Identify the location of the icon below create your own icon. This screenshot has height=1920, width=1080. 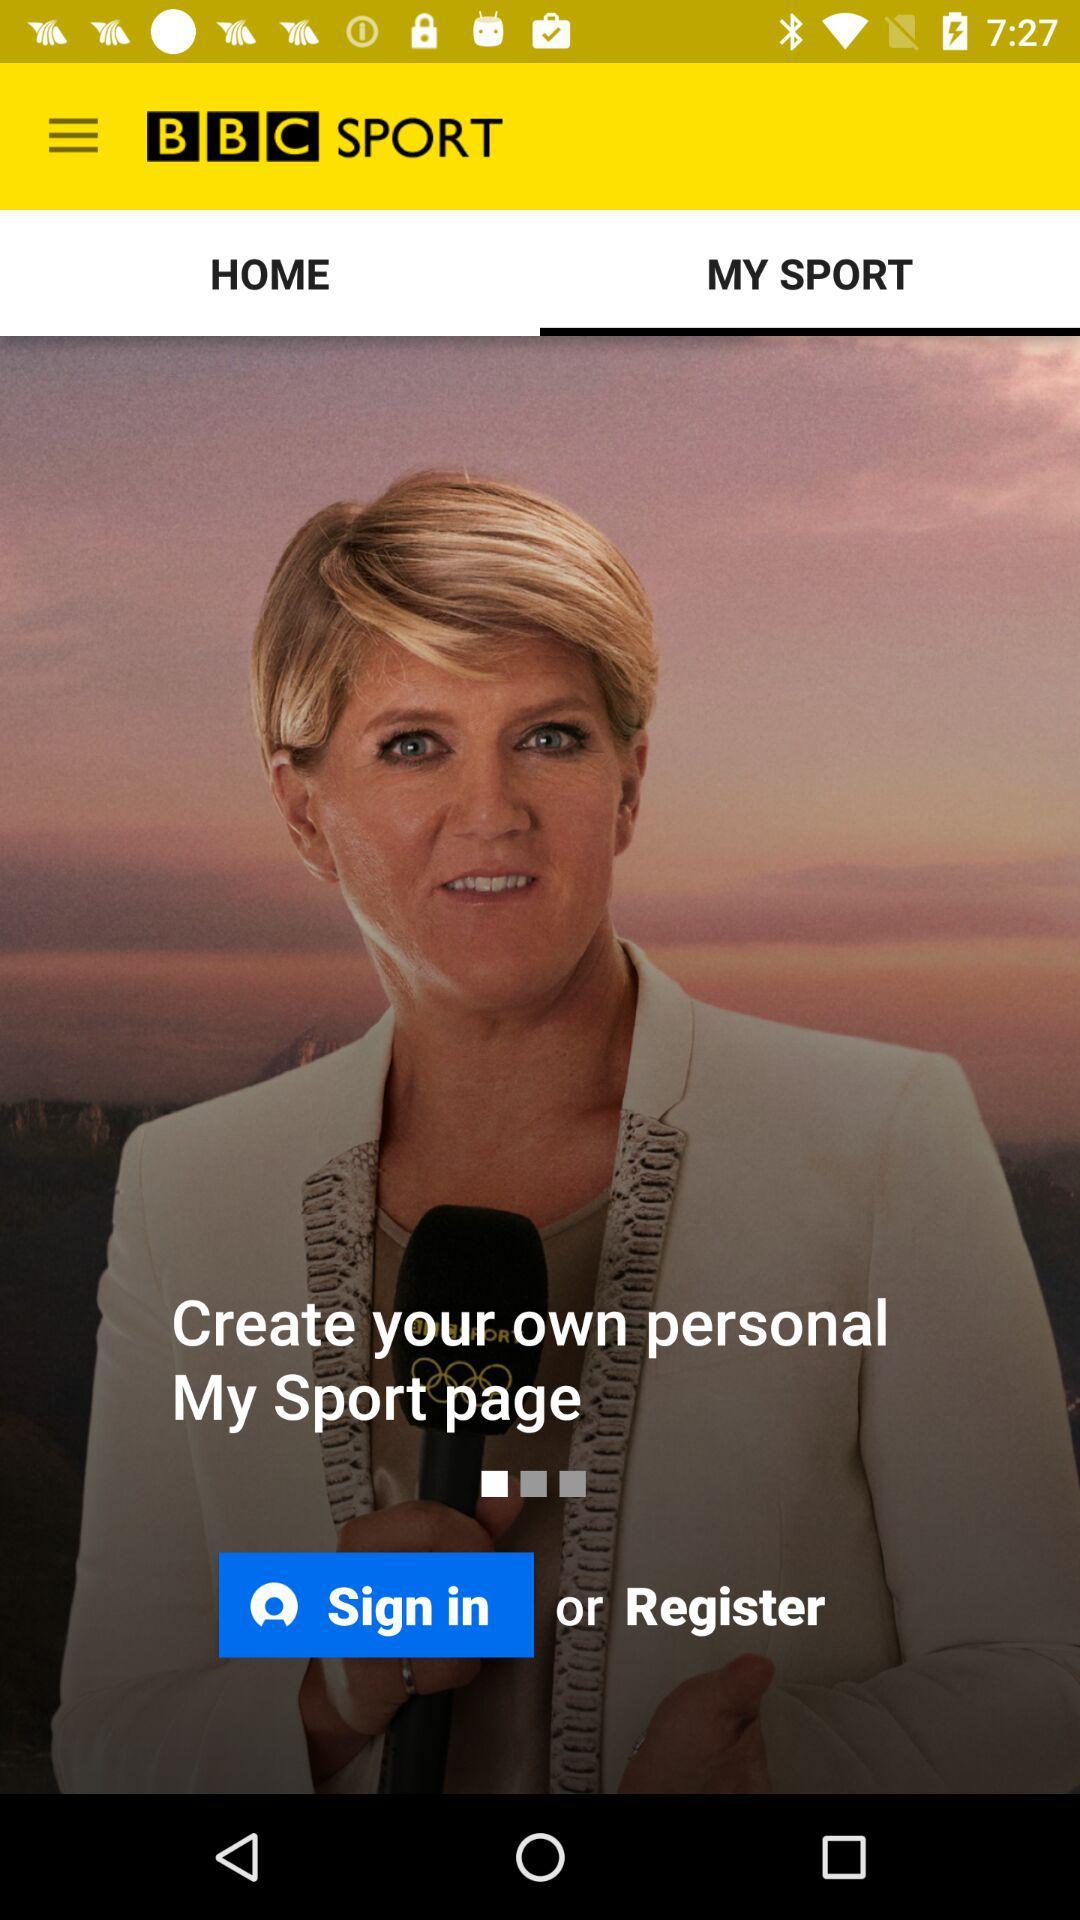
(721, 1604).